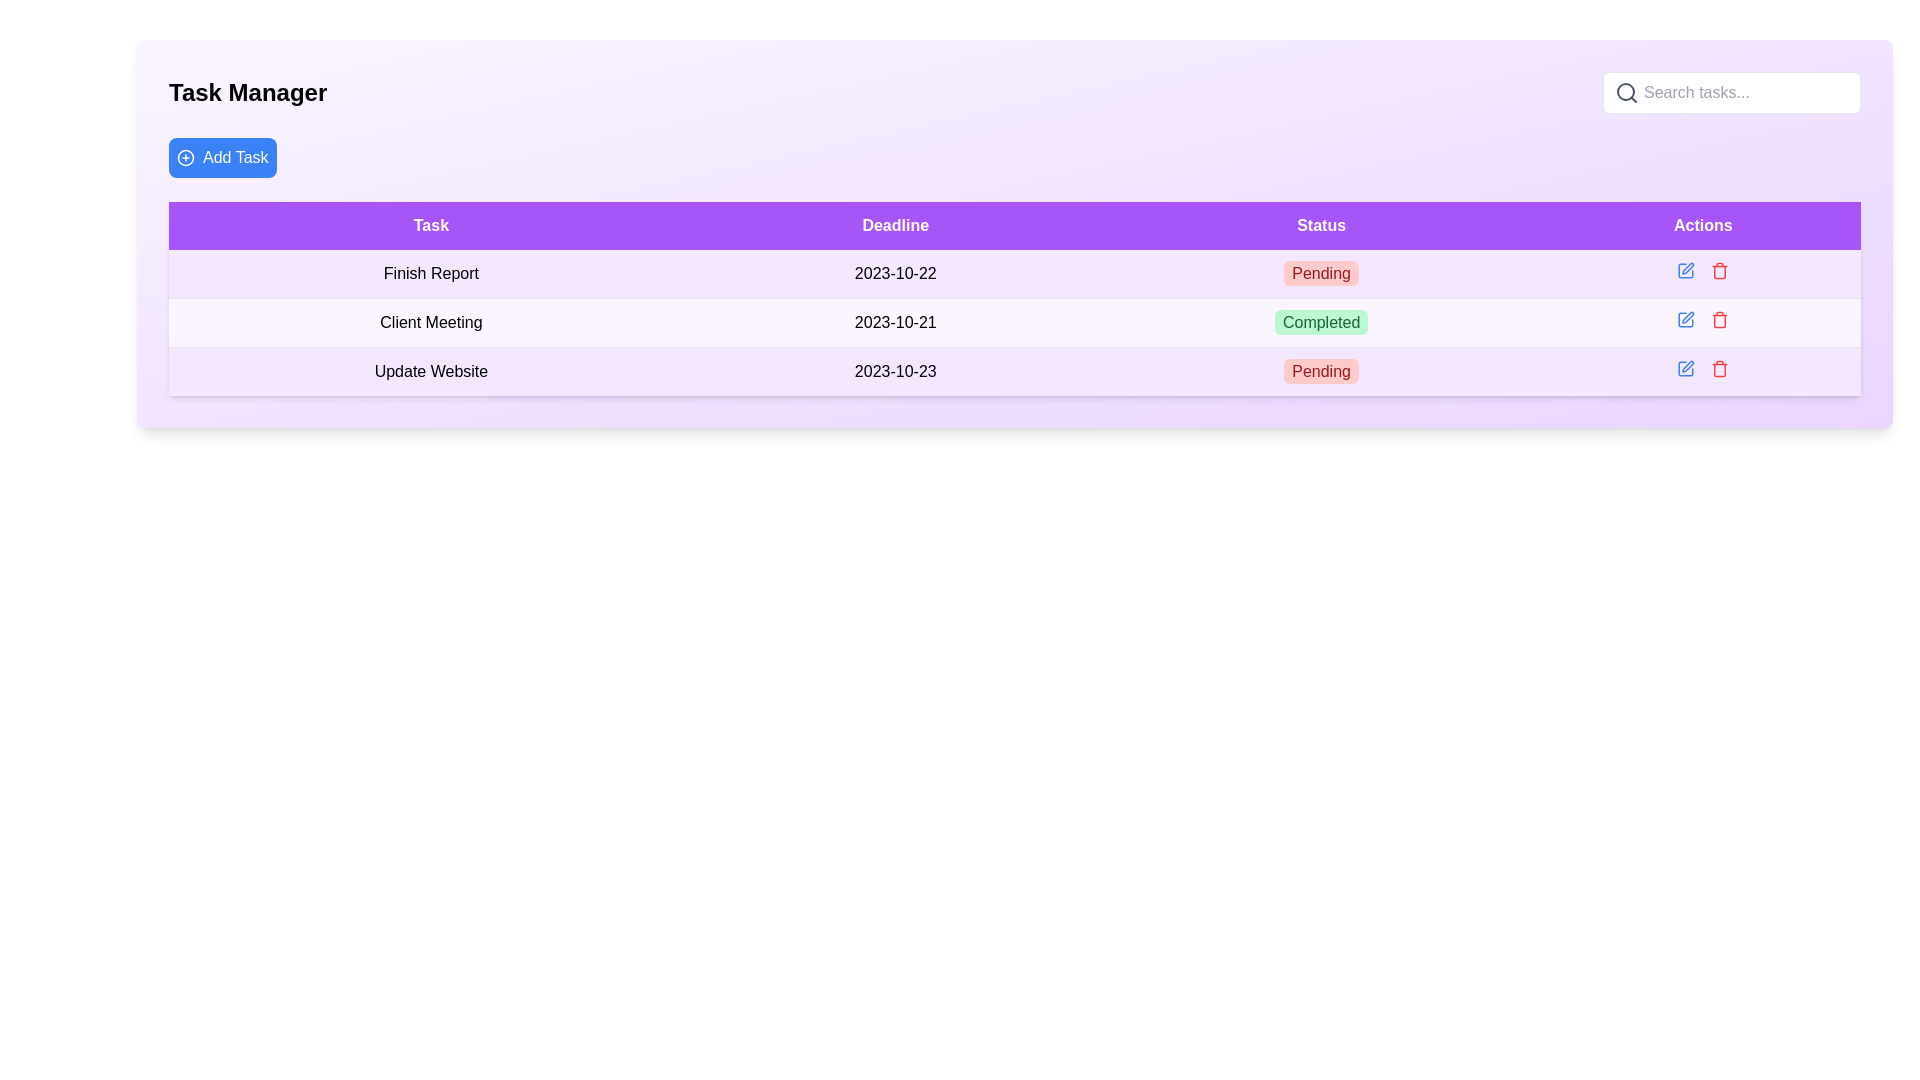 This screenshot has width=1920, height=1080. What do you see at coordinates (1687, 366) in the screenshot?
I see `the stylized square pencil icon inside the 'Actions' column of the table row for the 'Update Website' task` at bounding box center [1687, 366].